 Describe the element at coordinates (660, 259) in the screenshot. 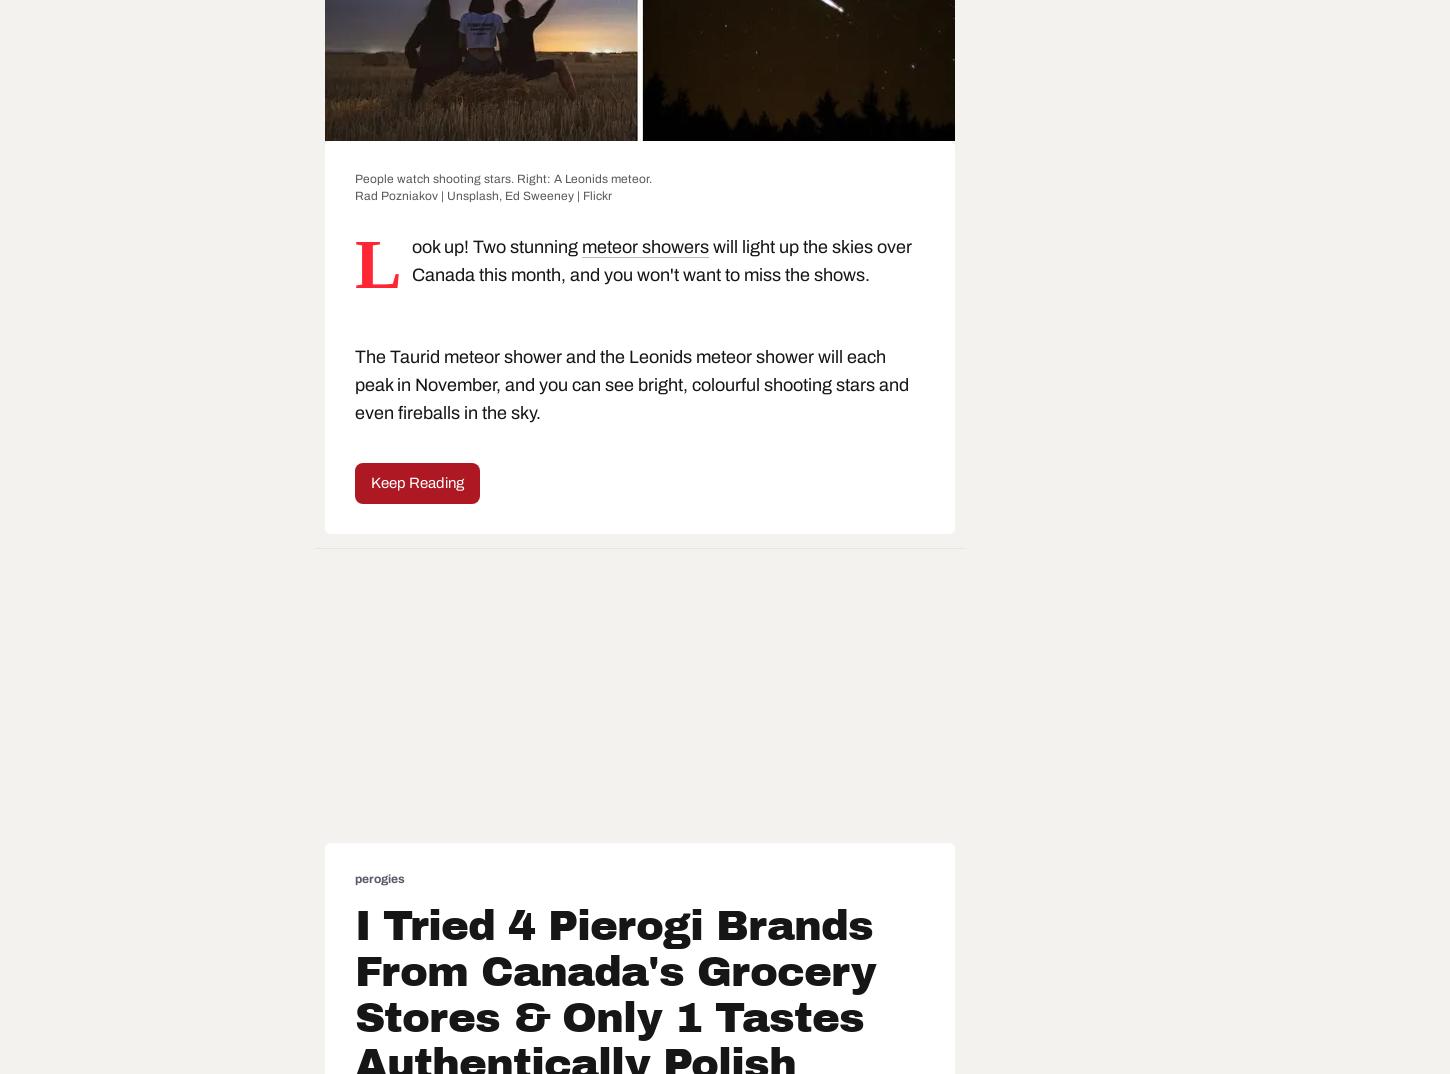

I see `'will light up the skies over Canada this month, and you won't want to miss the shows.'` at that location.